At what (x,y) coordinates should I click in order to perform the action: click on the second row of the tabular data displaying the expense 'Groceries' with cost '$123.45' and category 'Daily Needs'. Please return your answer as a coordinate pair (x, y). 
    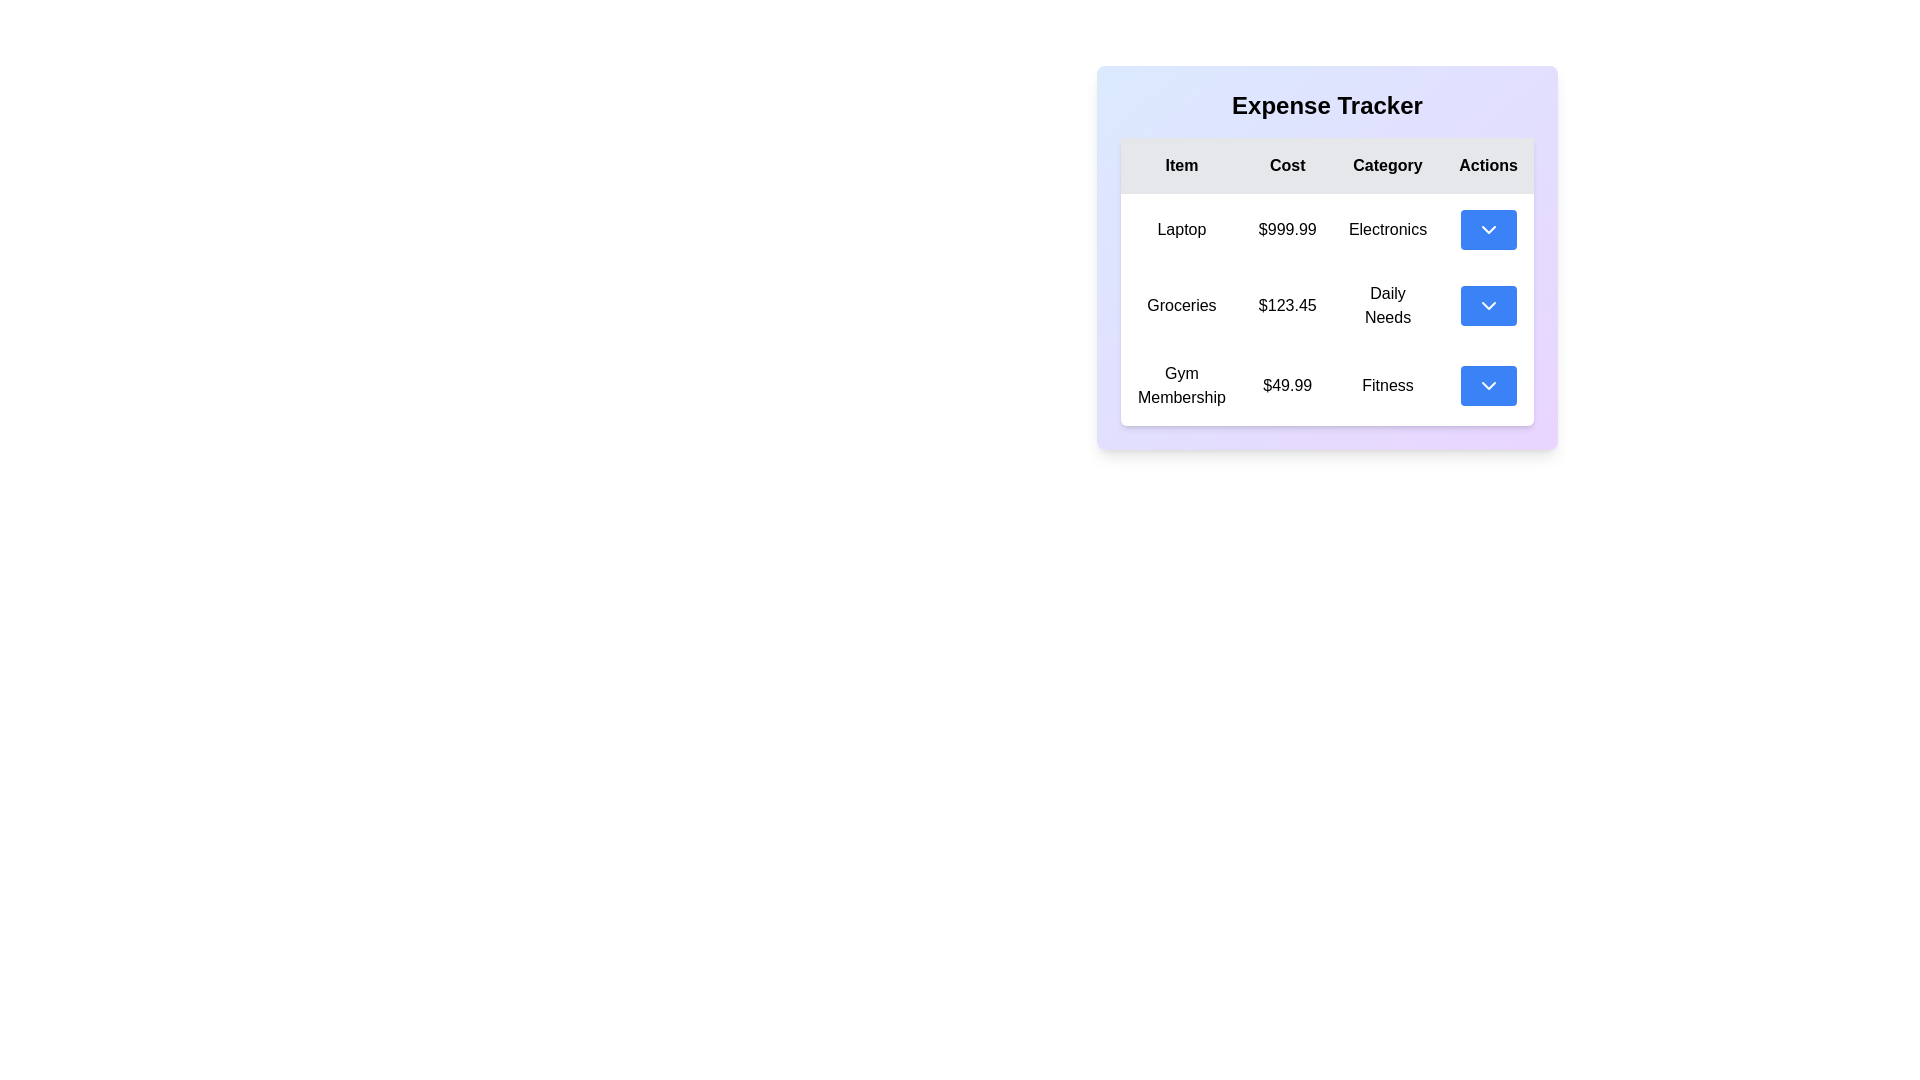
    Looking at the image, I should click on (1327, 309).